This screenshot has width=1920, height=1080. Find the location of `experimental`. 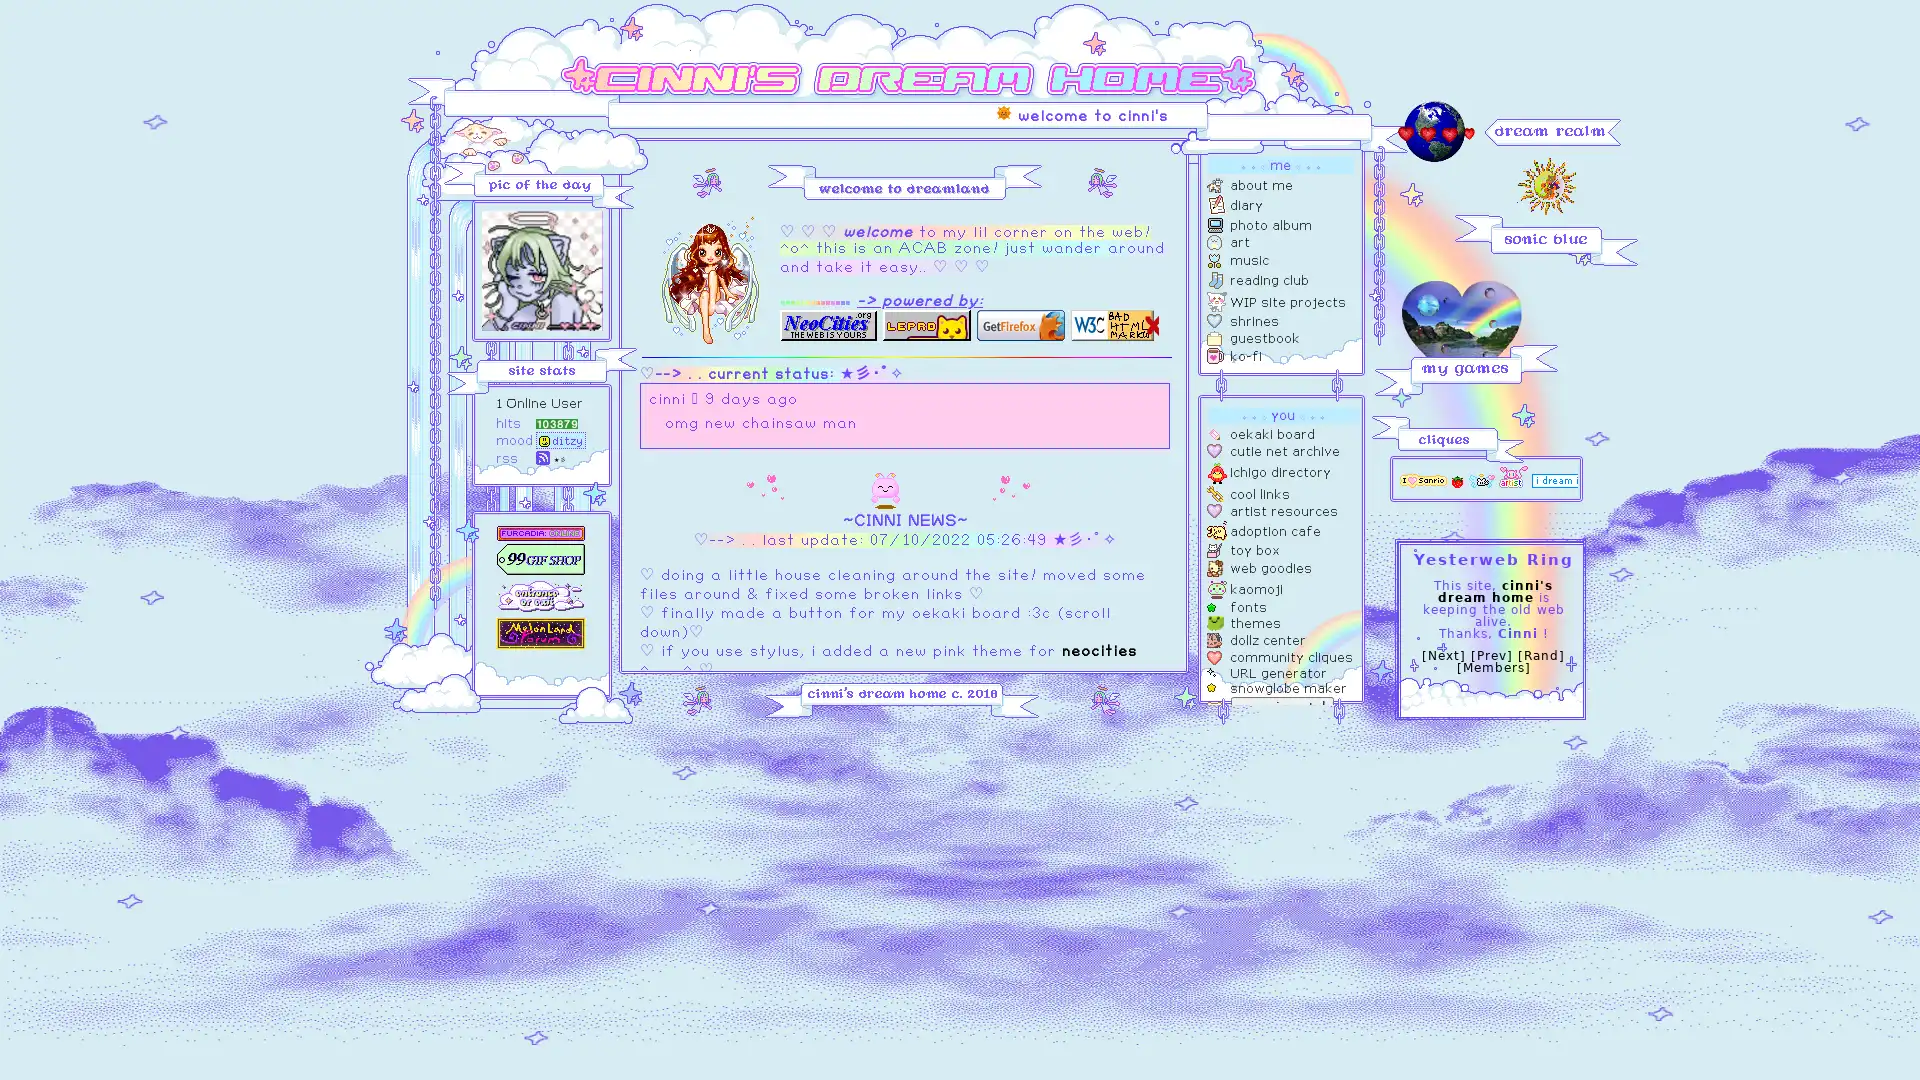

experimental is located at coordinates (1282, 705).